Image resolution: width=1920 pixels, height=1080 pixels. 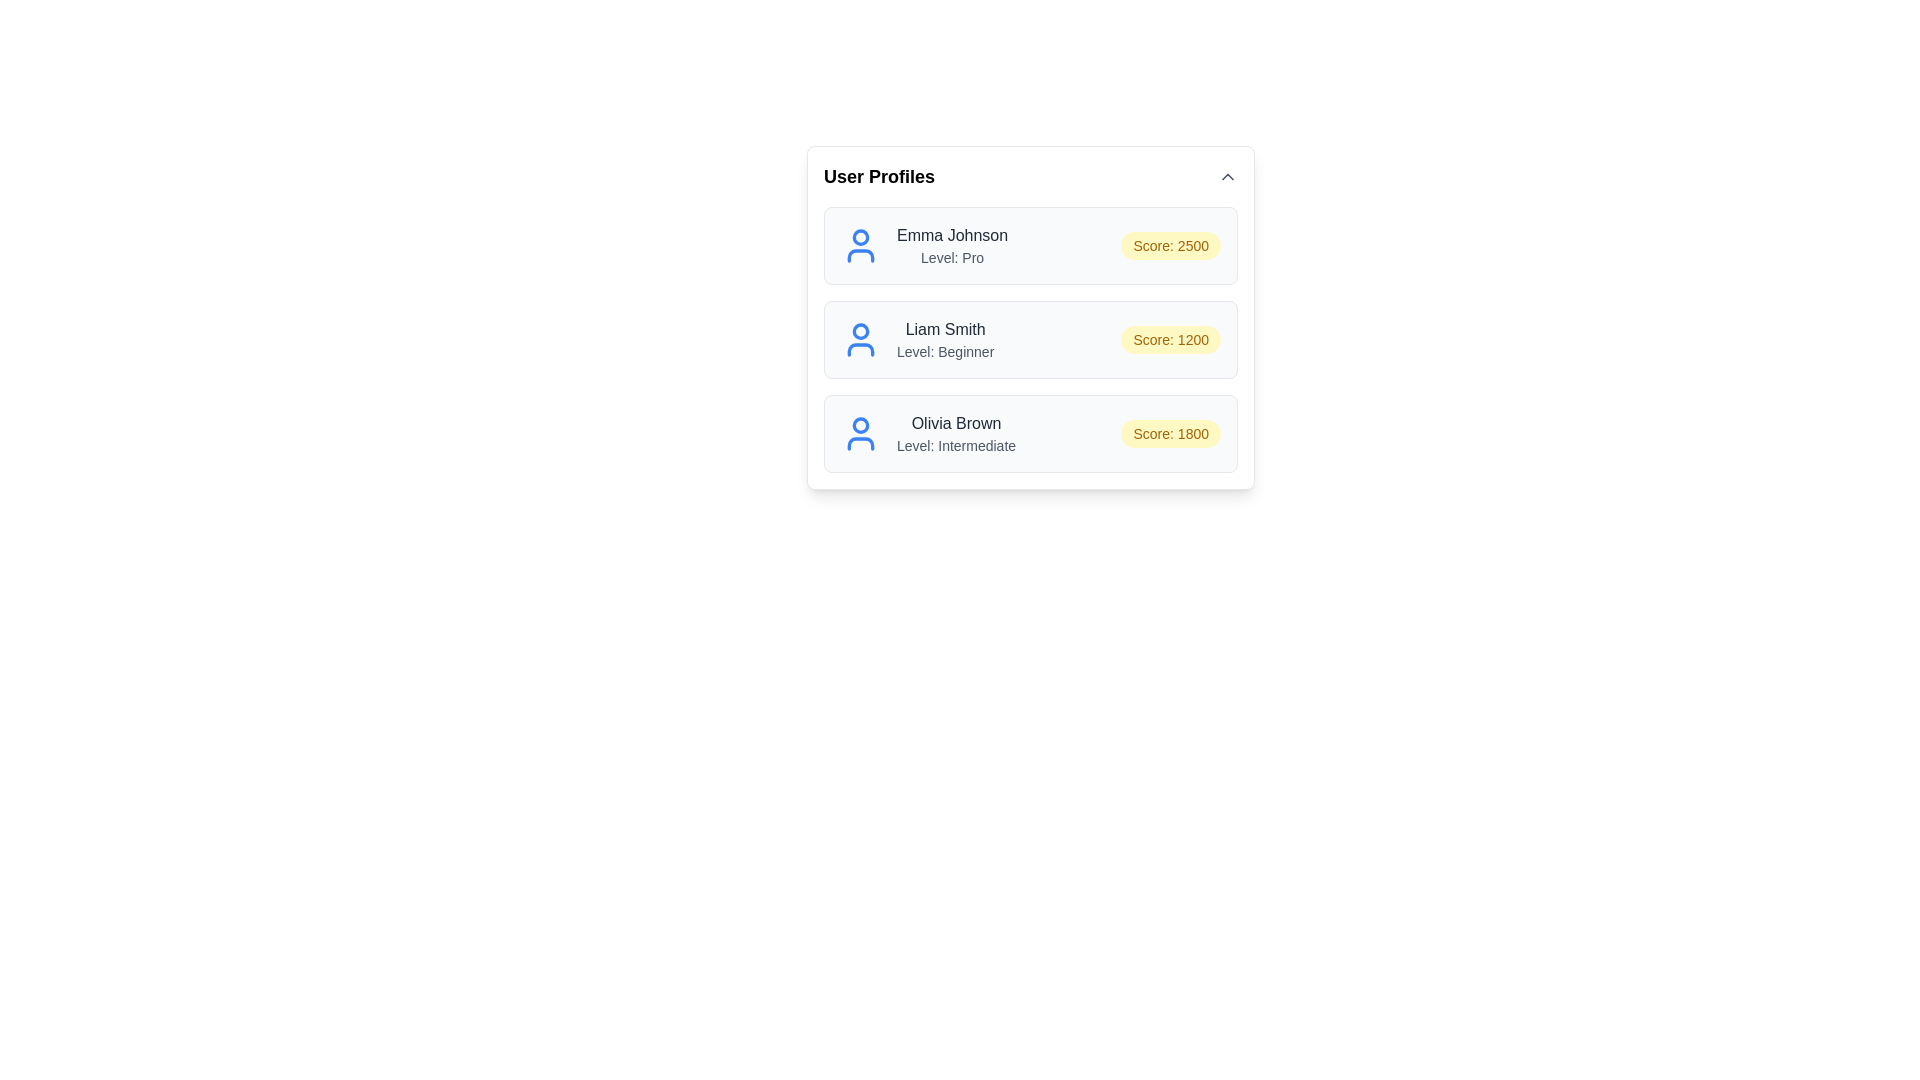 I want to click on the profile icon representing user 'Emma Johnson' located in the top left corner of the user profiles list, adjacent to 'Emma Johnson Level: Pro', so click(x=860, y=245).